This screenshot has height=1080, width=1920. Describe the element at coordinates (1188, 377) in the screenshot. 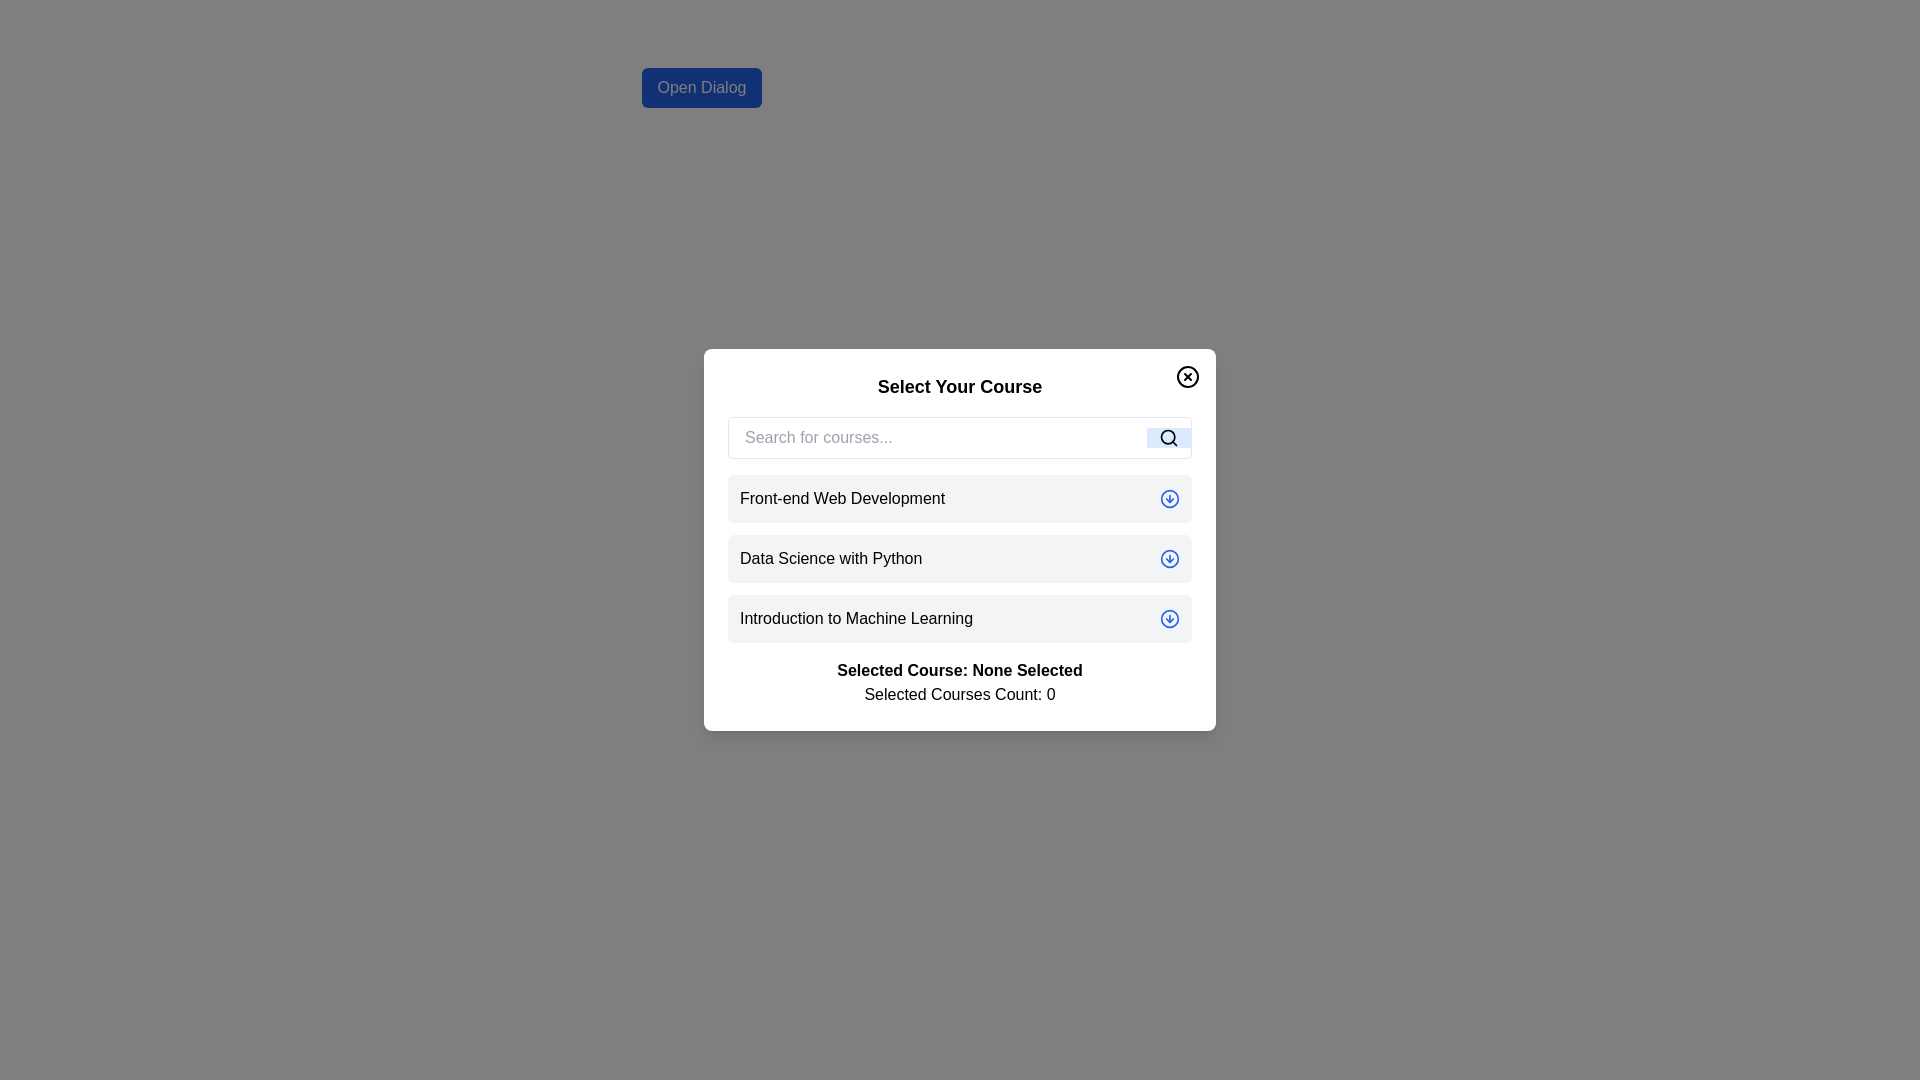

I see `the close icon represented by a circular graphical icon with a cross inside it, located at the top-right corner of the 'Select Your Course' modal dialogue box` at that location.